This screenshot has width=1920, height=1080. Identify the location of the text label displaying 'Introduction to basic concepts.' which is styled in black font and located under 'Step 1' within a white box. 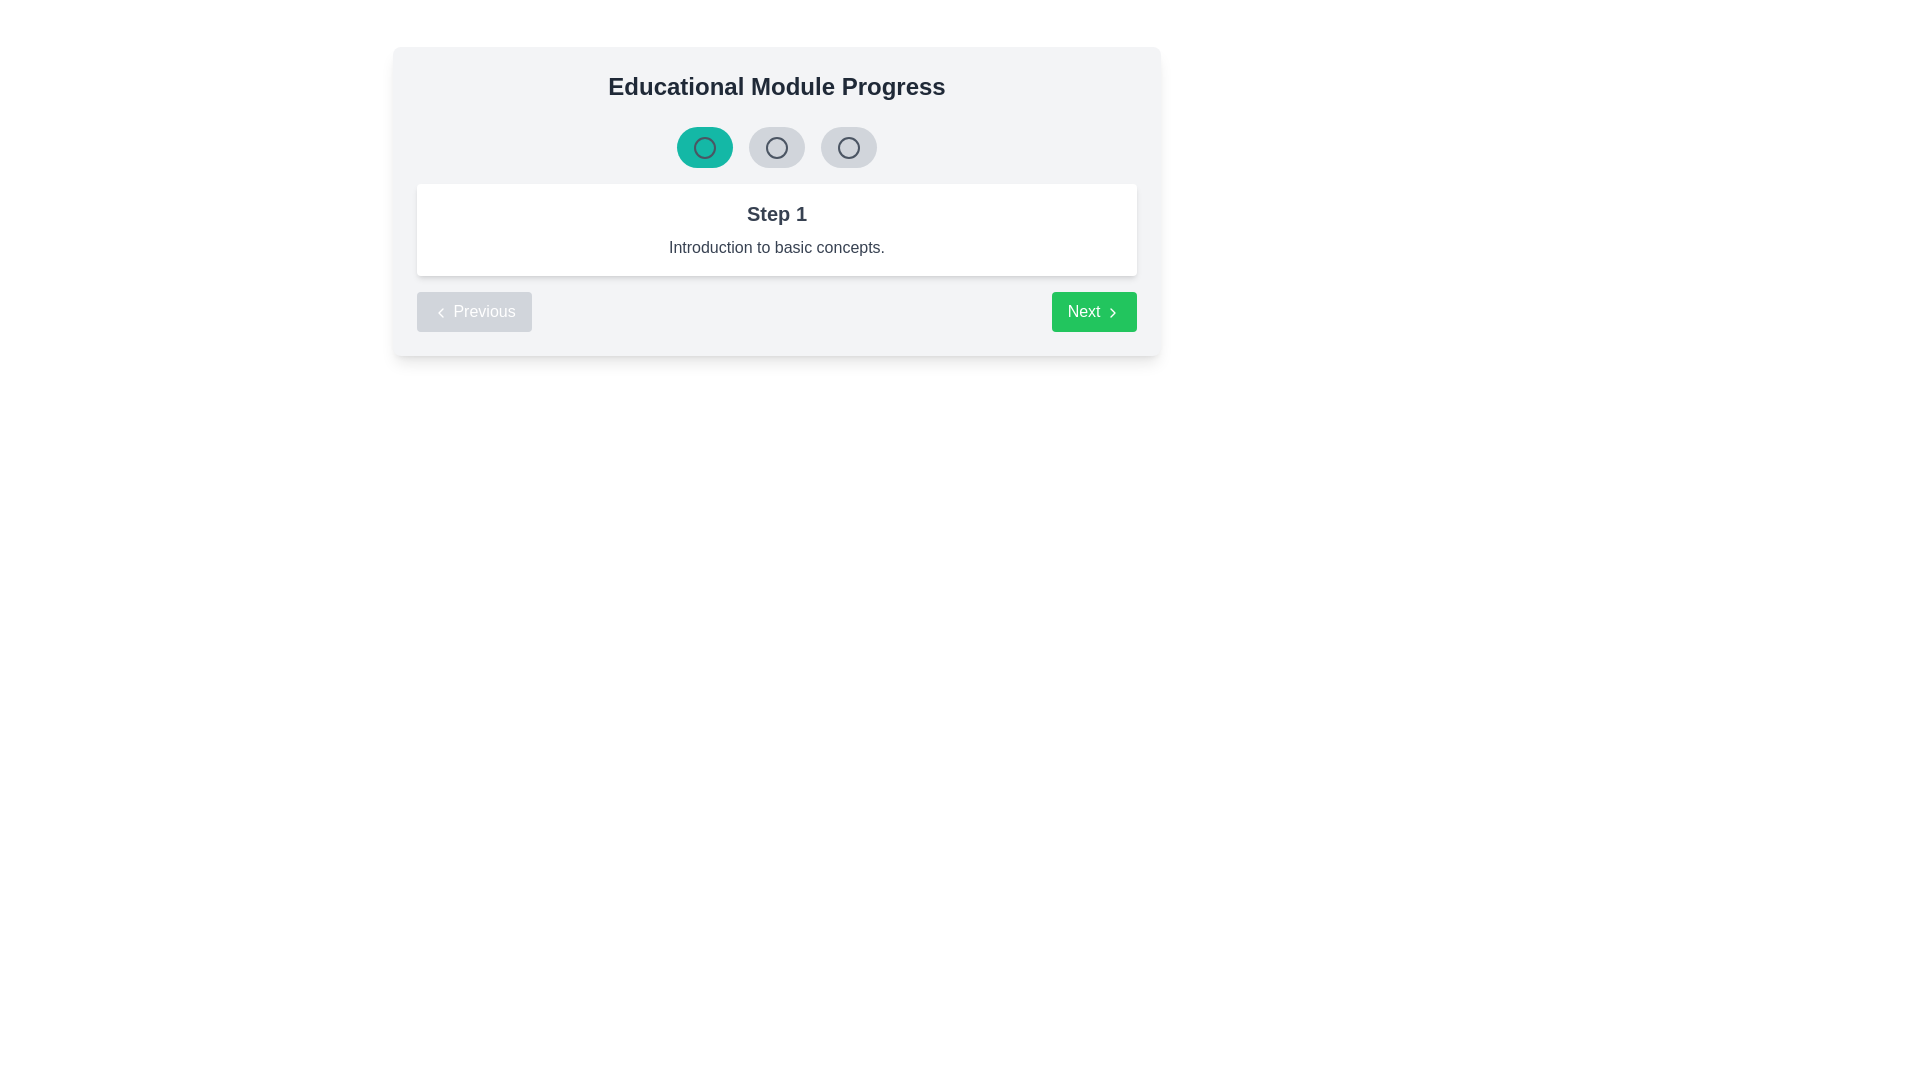
(776, 245).